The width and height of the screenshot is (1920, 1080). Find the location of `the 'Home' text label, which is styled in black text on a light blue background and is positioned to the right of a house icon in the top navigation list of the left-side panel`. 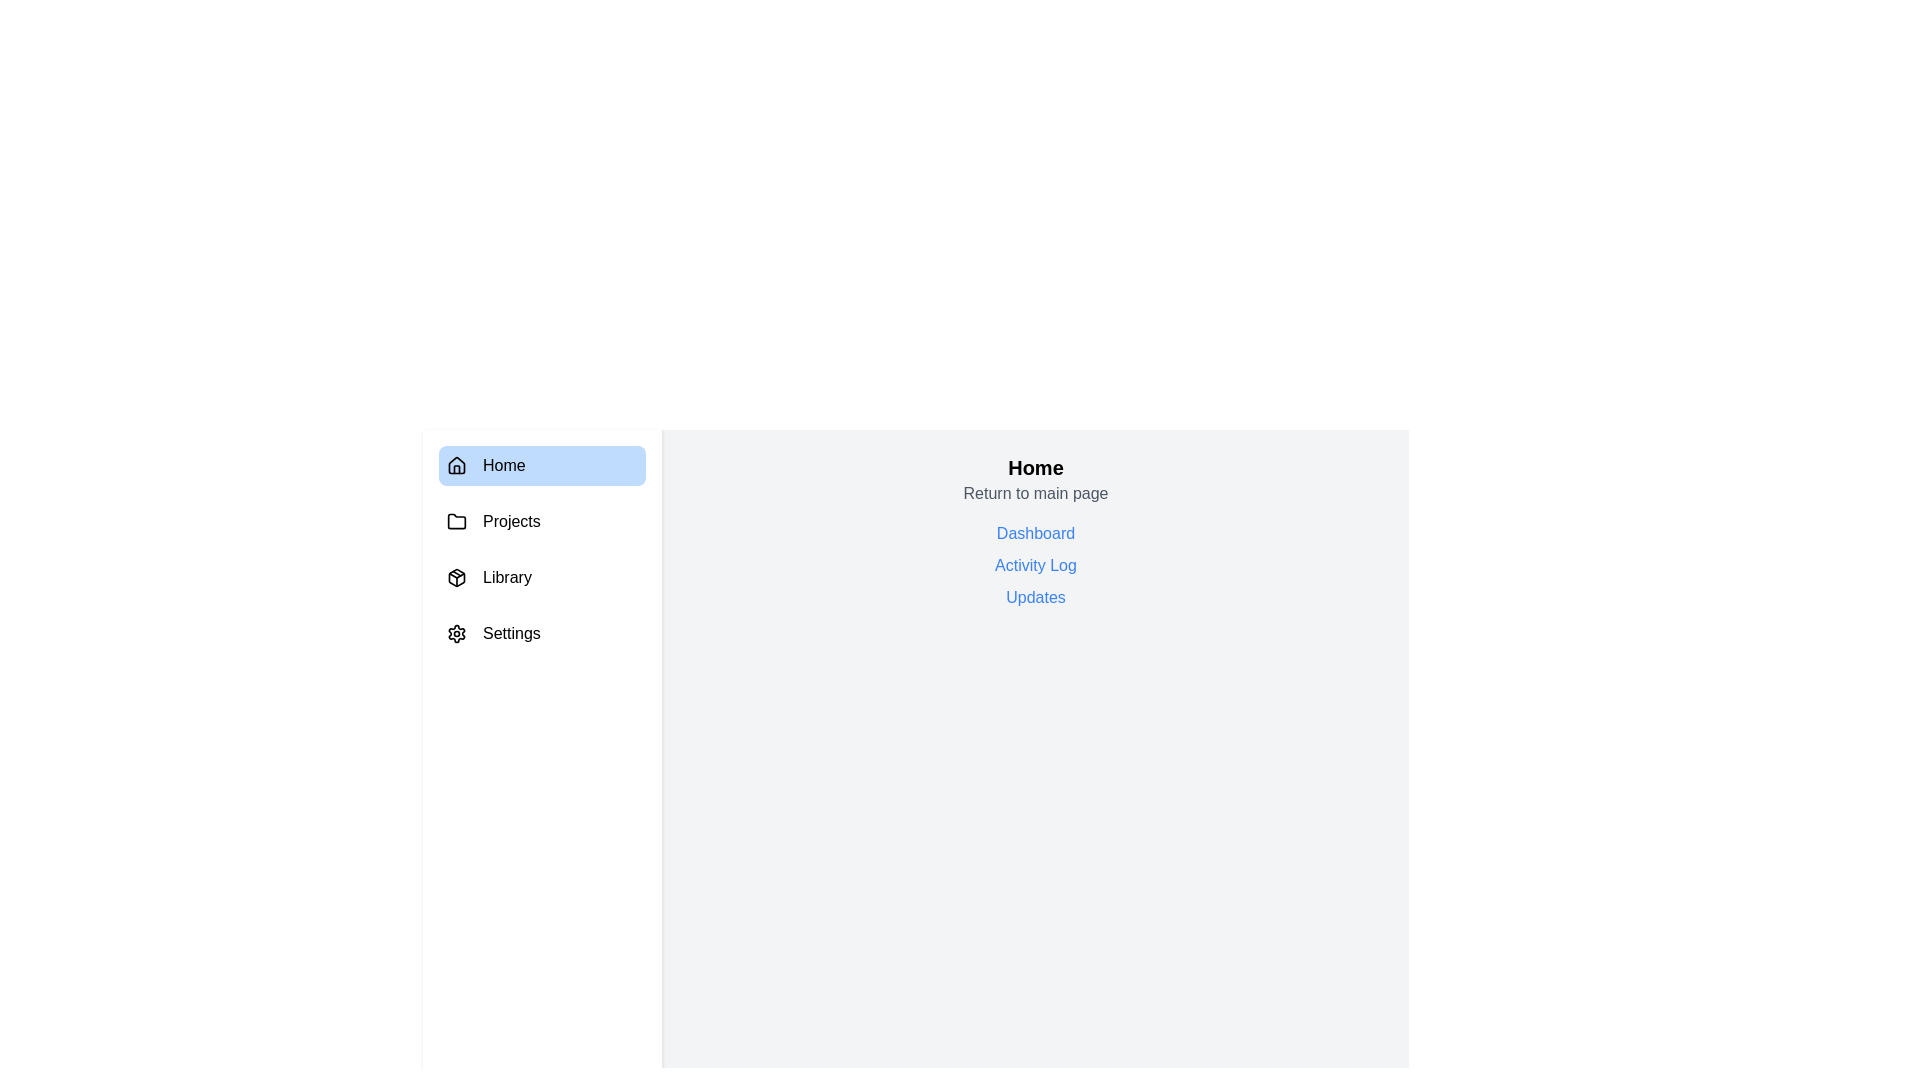

the 'Home' text label, which is styled in black text on a light blue background and is positioned to the right of a house icon in the top navigation list of the left-side panel is located at coordinates (504, 466).